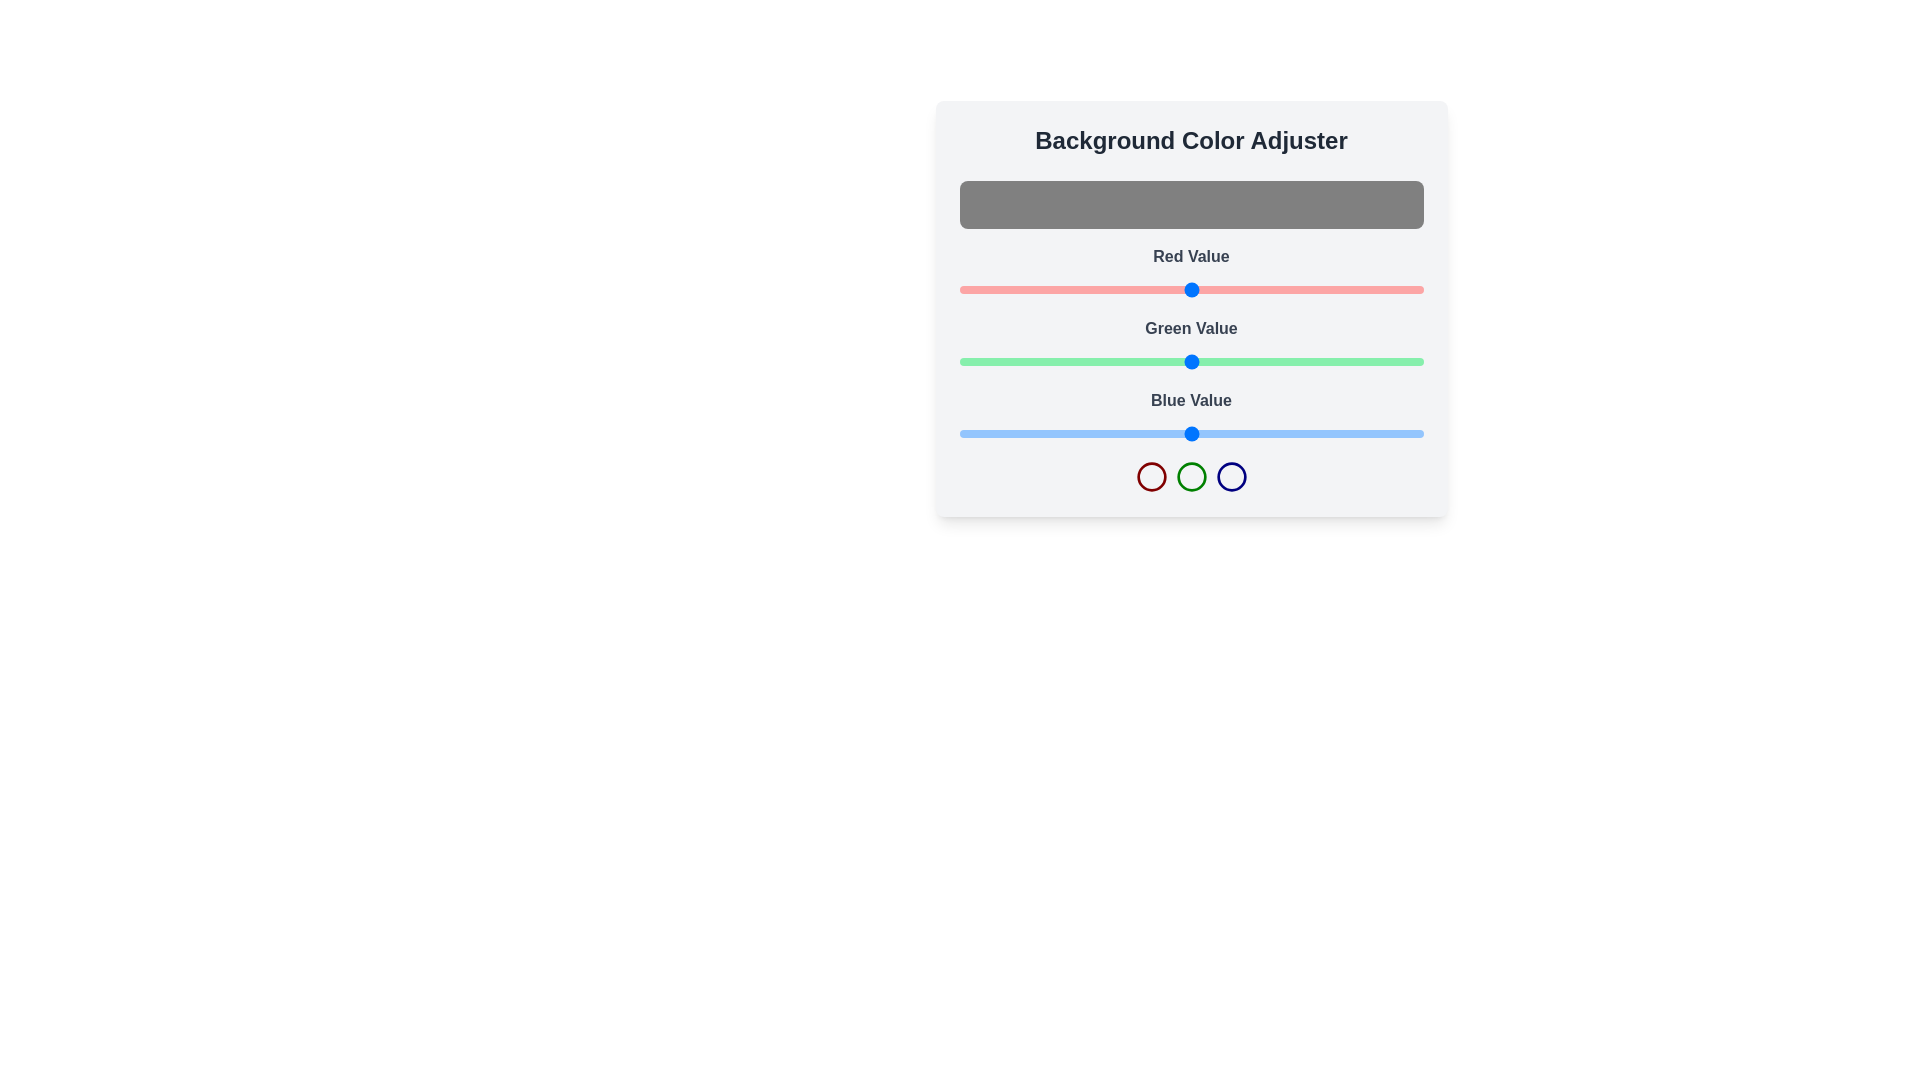 Image resolution: width=1920 pixels, height=1080 pixels. I want to click on the green slider to set the green color value to 46, so click(1042, 362).